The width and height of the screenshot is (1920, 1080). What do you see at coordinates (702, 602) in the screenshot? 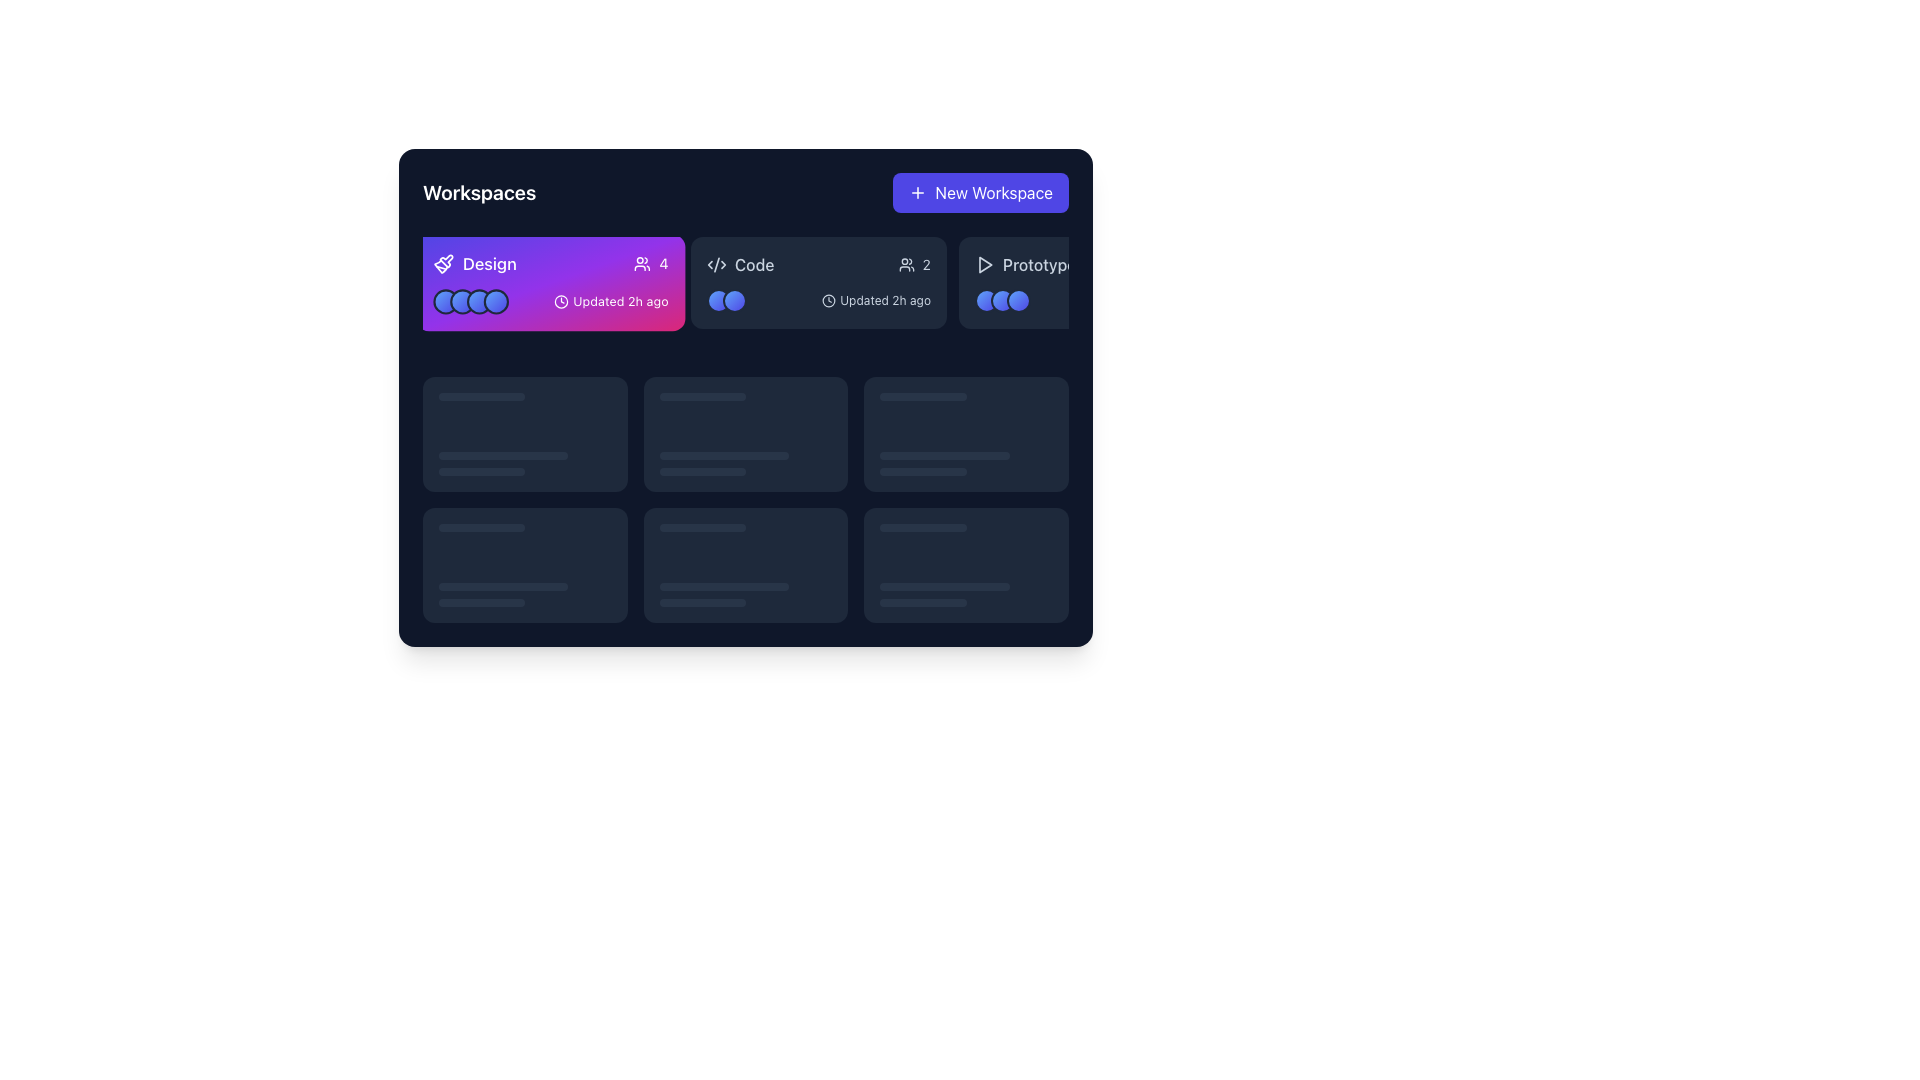
I see `the progress indicator located in the bottom-right region of the grid, which serves as a visual placeholder for loading states` at bounding box center [702, 602].